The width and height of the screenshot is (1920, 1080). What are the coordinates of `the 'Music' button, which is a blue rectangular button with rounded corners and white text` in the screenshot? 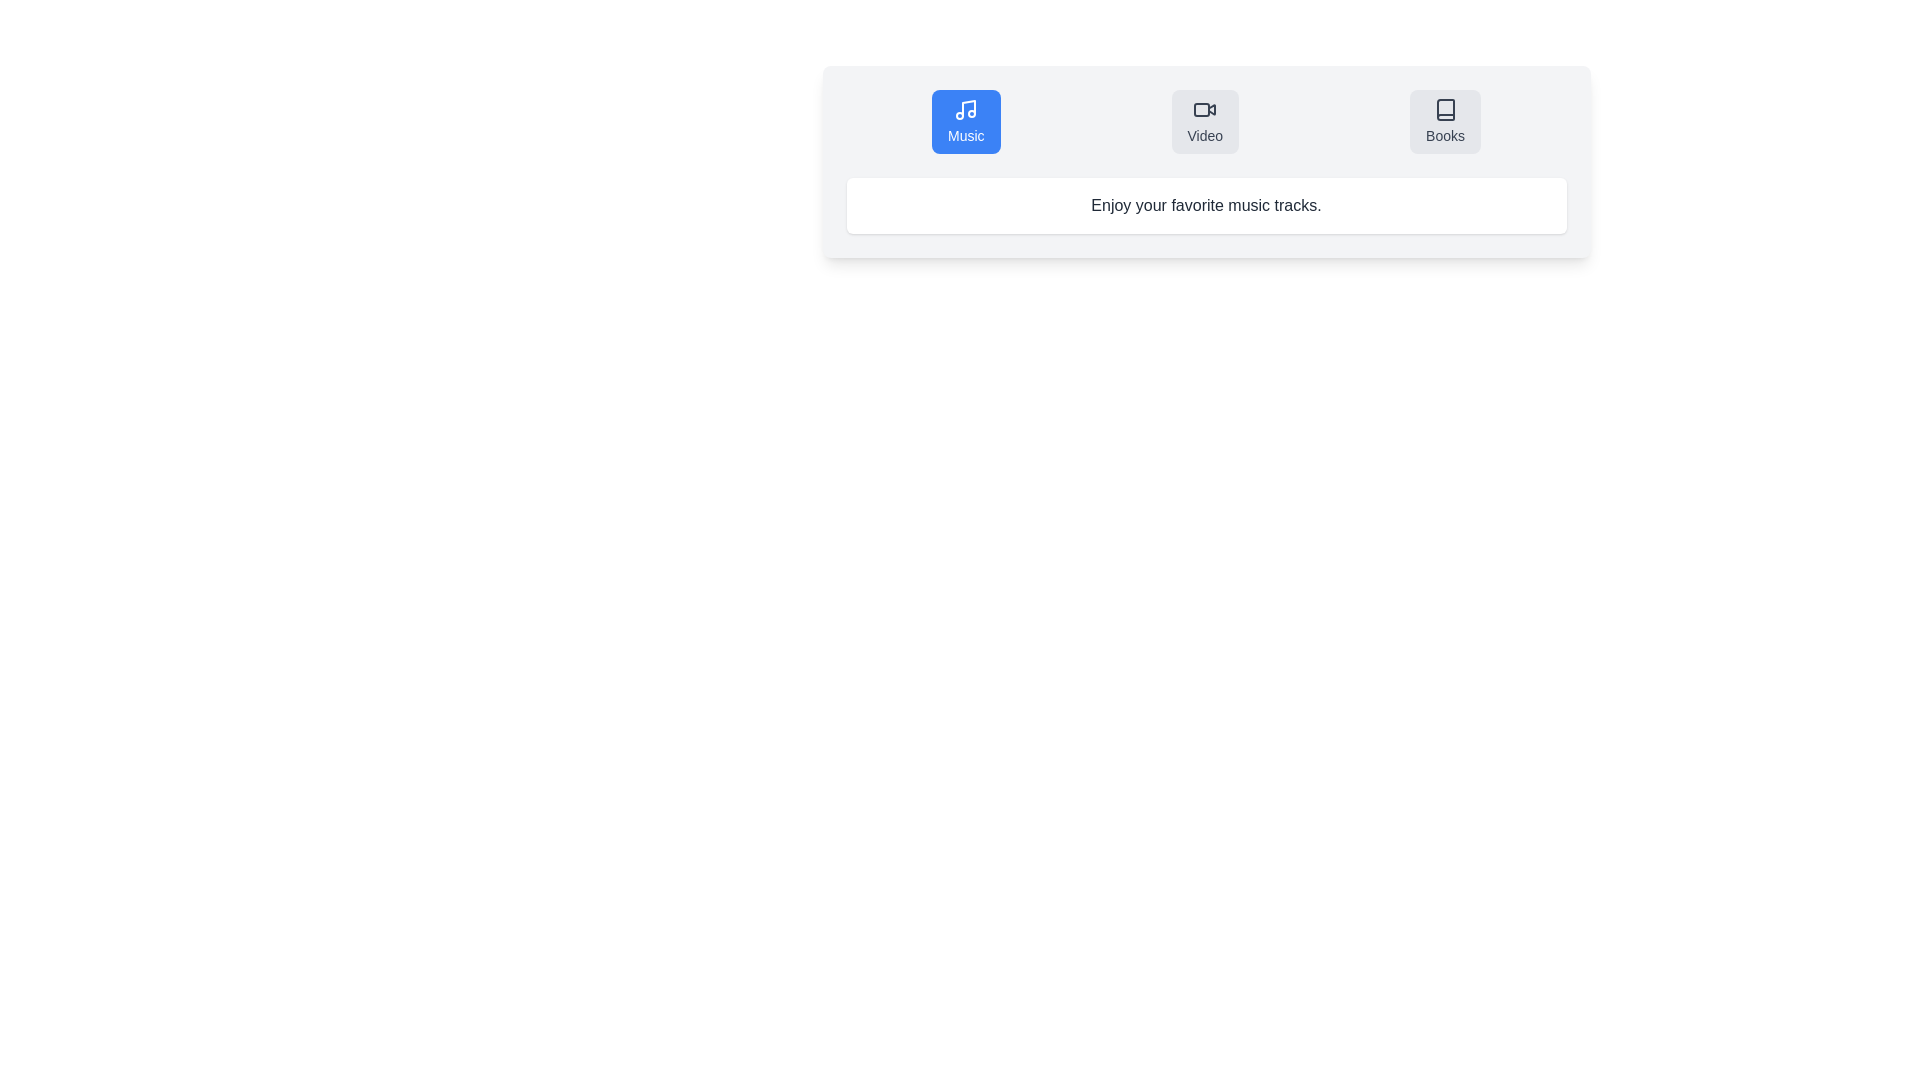 It's located at (966, 122).